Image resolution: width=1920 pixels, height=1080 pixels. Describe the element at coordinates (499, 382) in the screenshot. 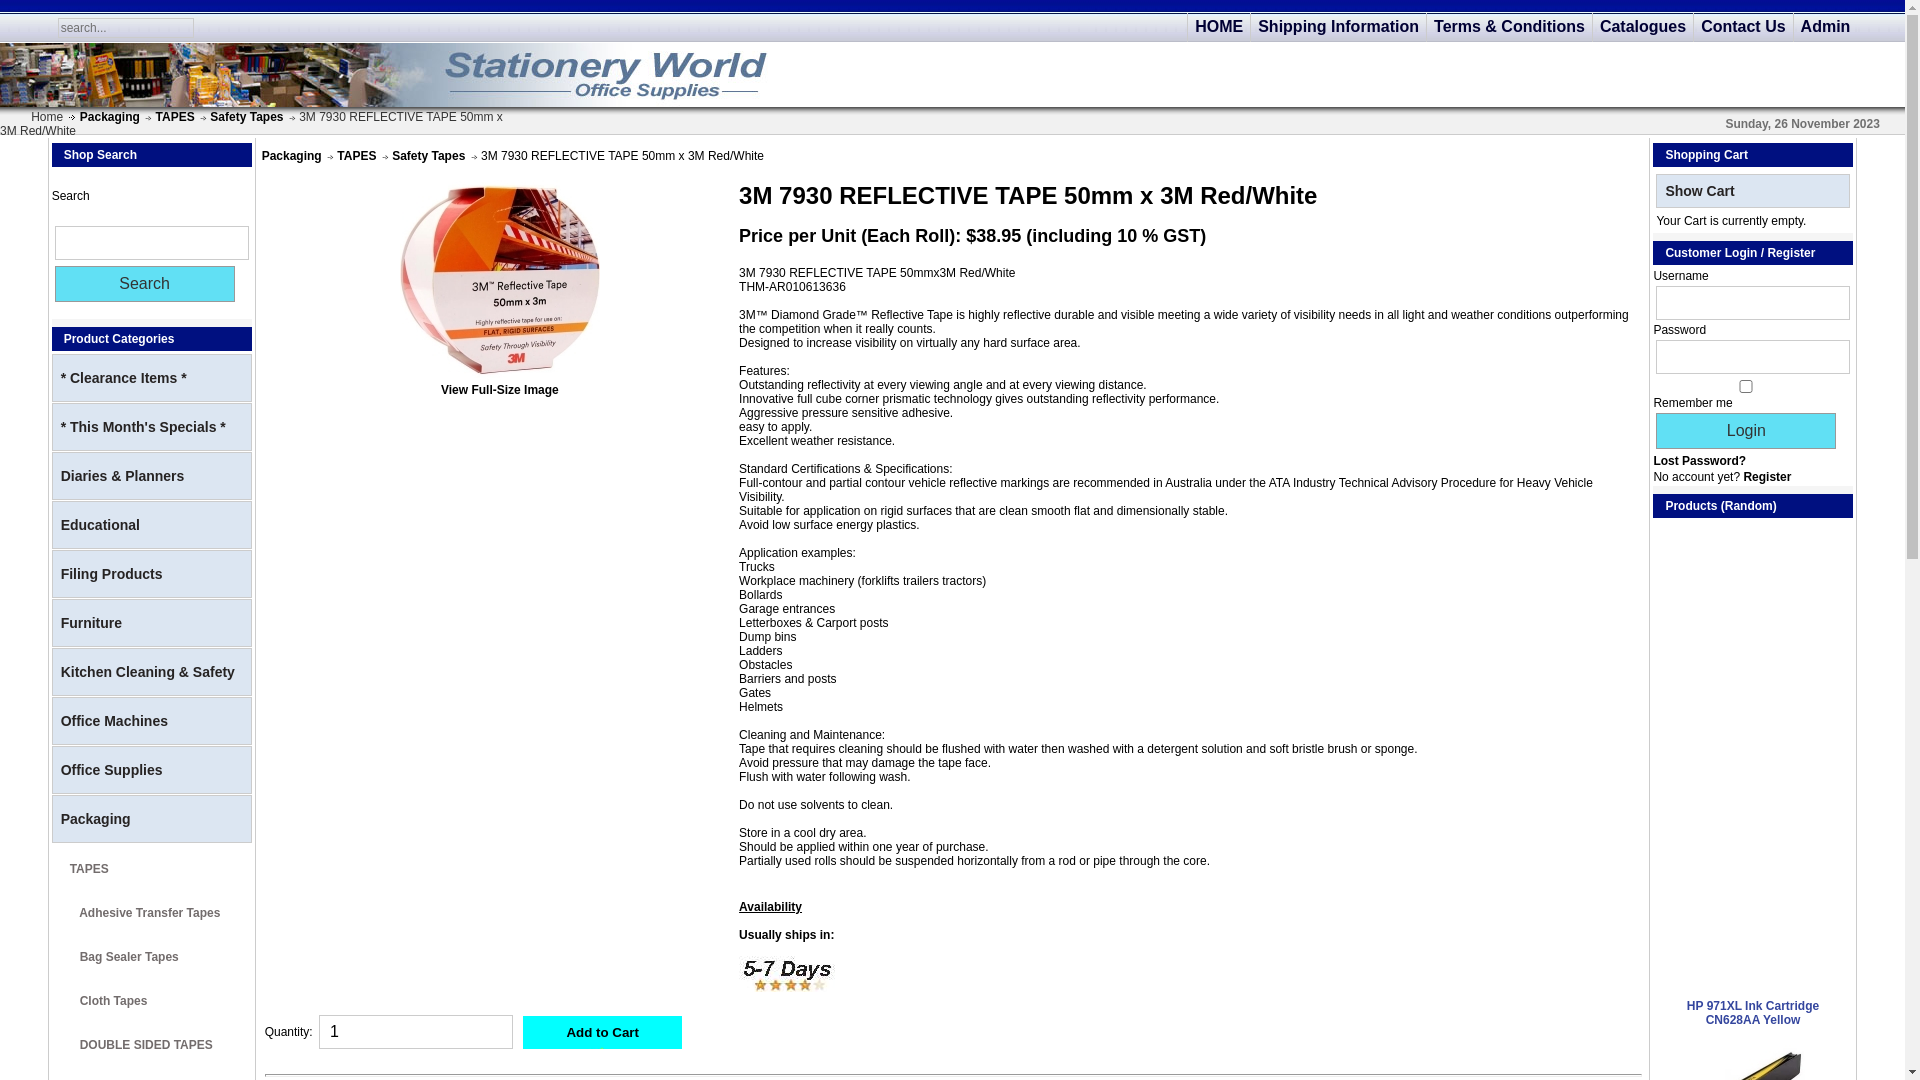

I see `'View Full-Size Image'` at that location.